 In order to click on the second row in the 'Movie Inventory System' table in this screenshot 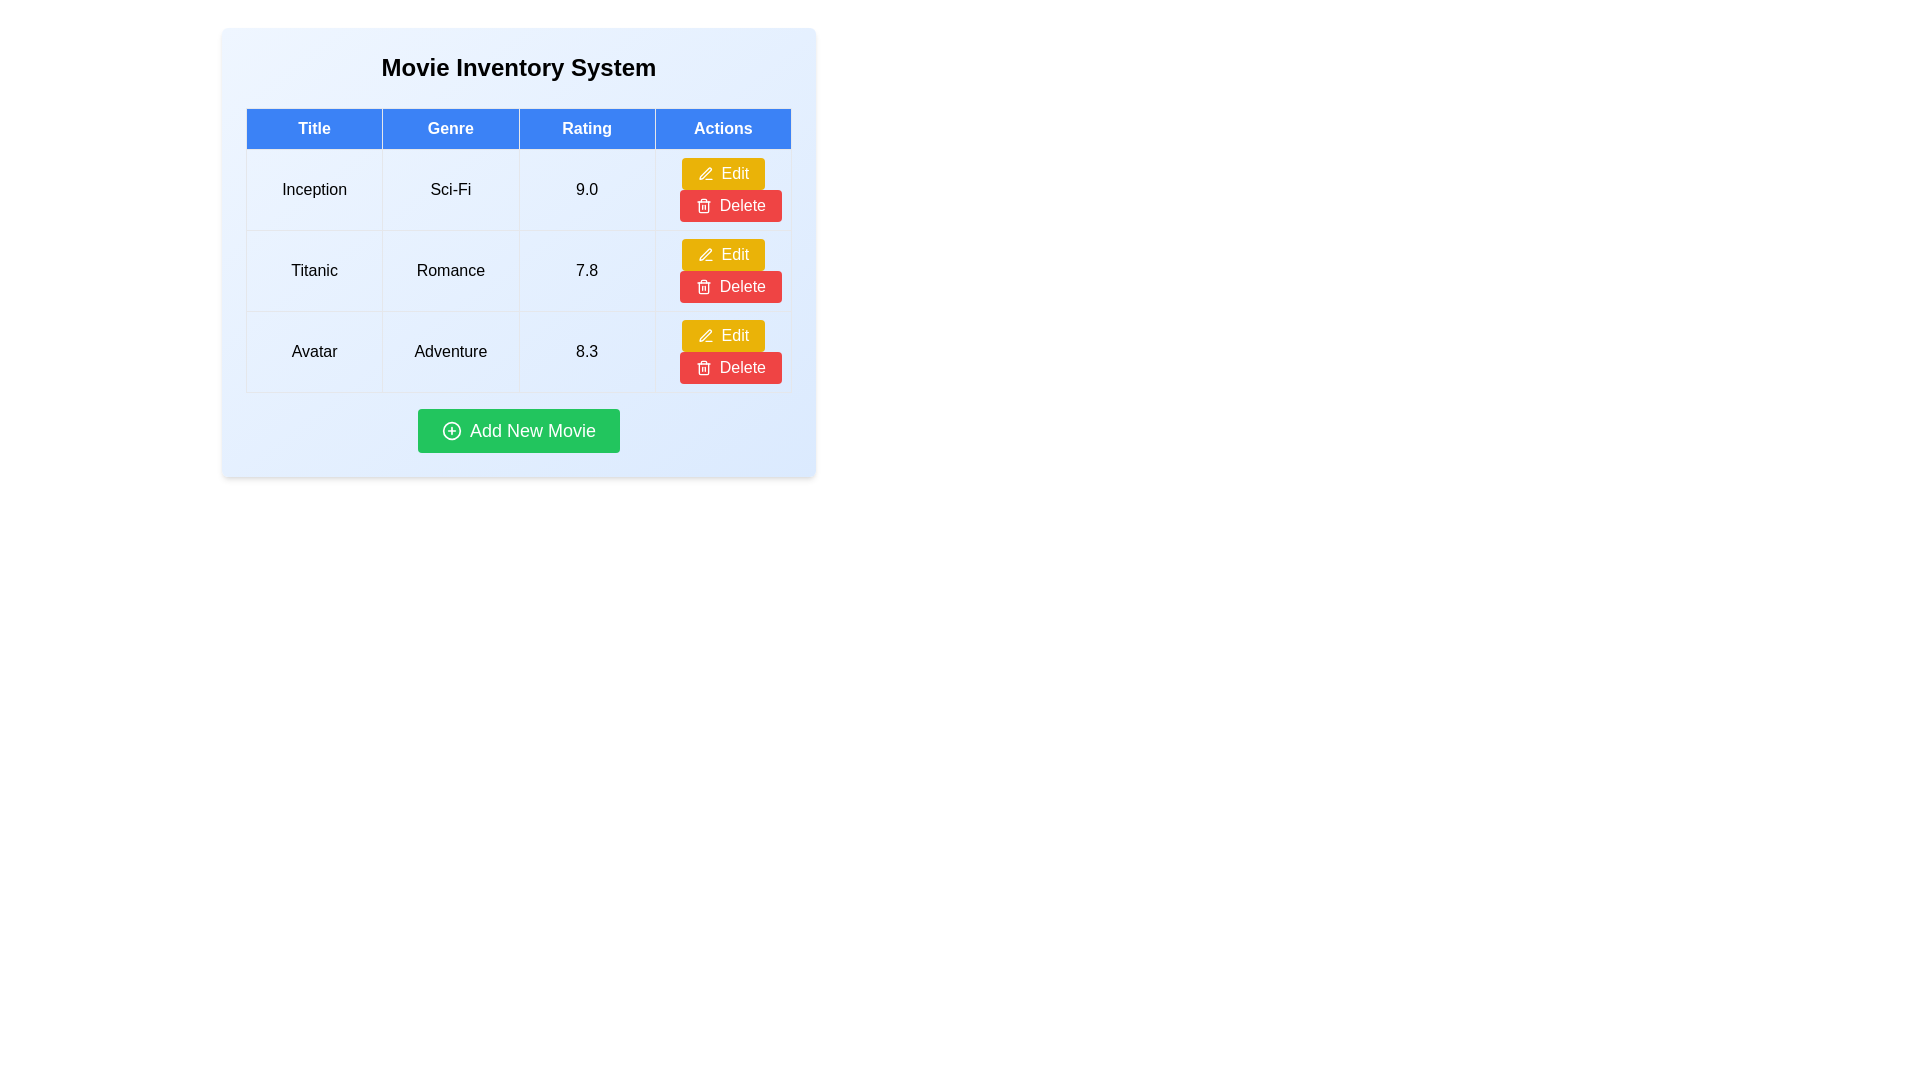, I will do `click(518, 270)`.